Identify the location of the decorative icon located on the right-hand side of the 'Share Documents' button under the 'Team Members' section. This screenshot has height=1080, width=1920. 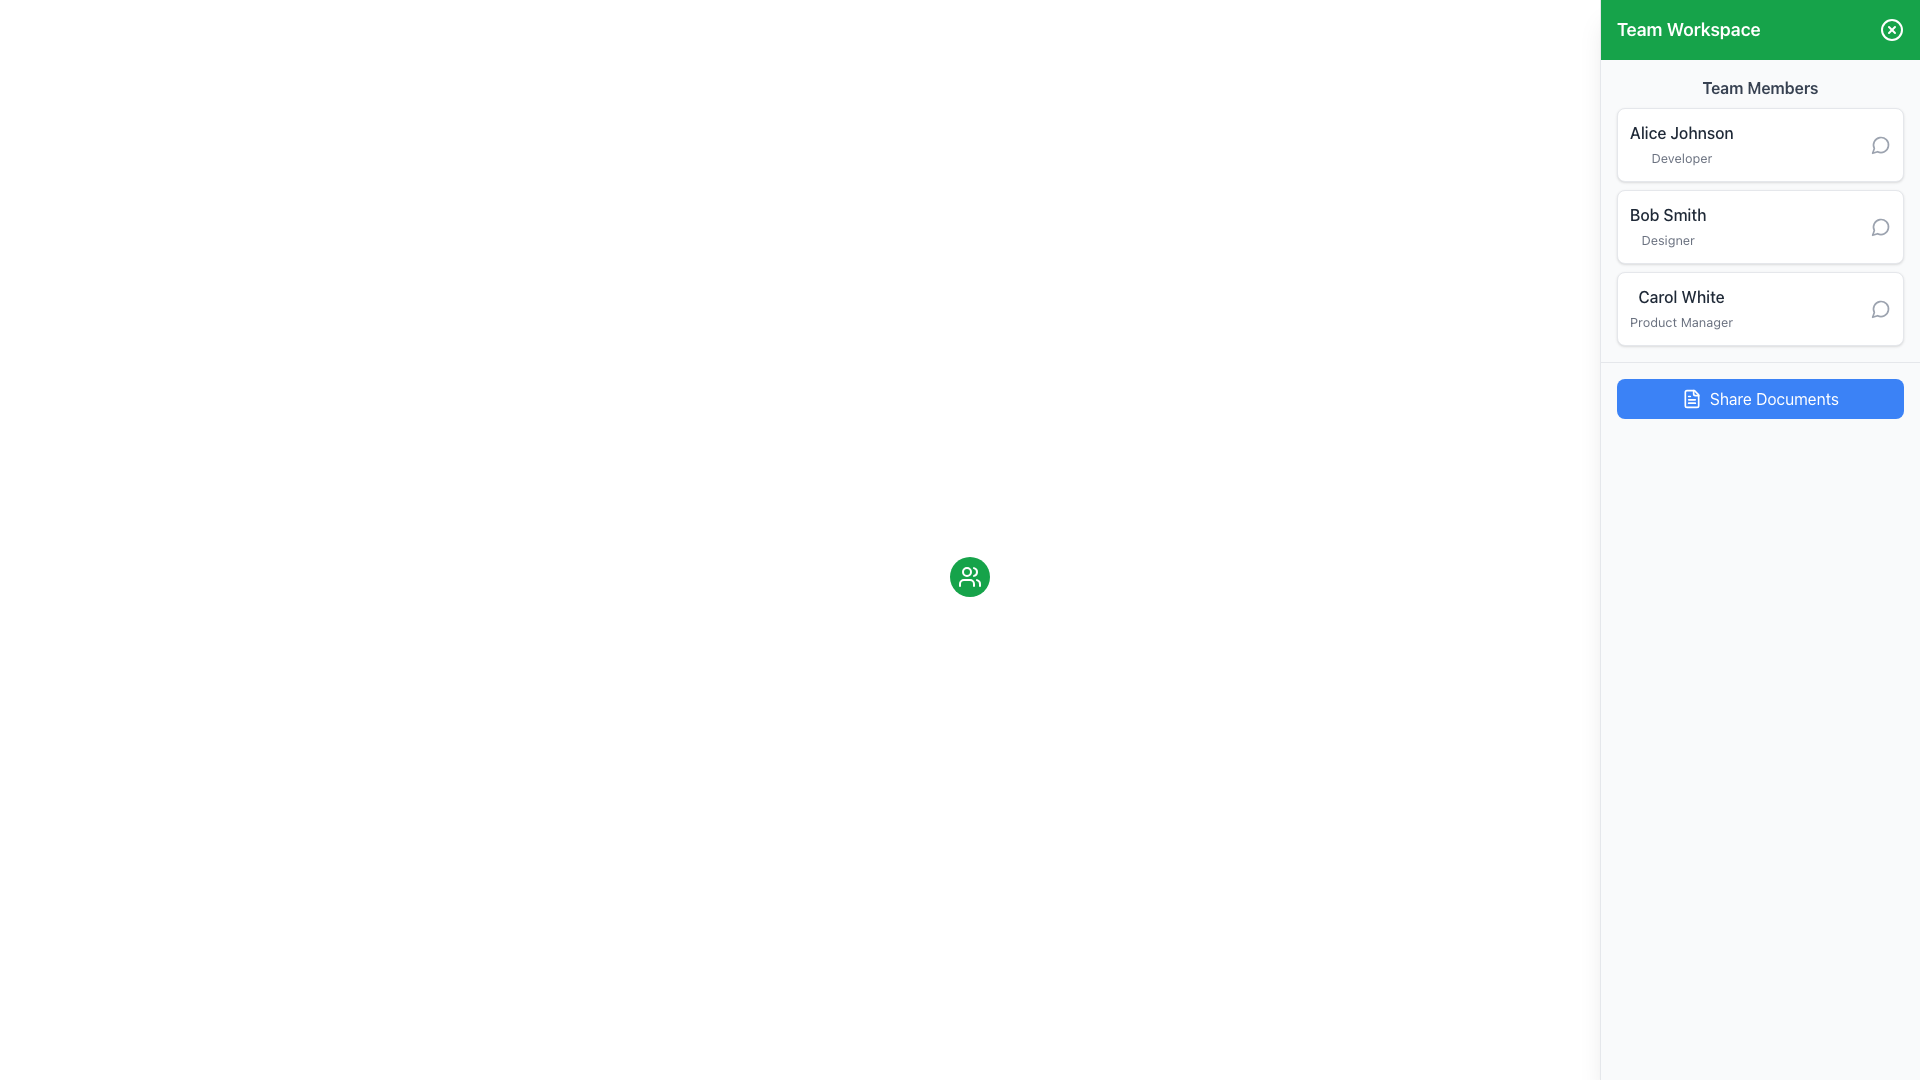
(1690, 398).